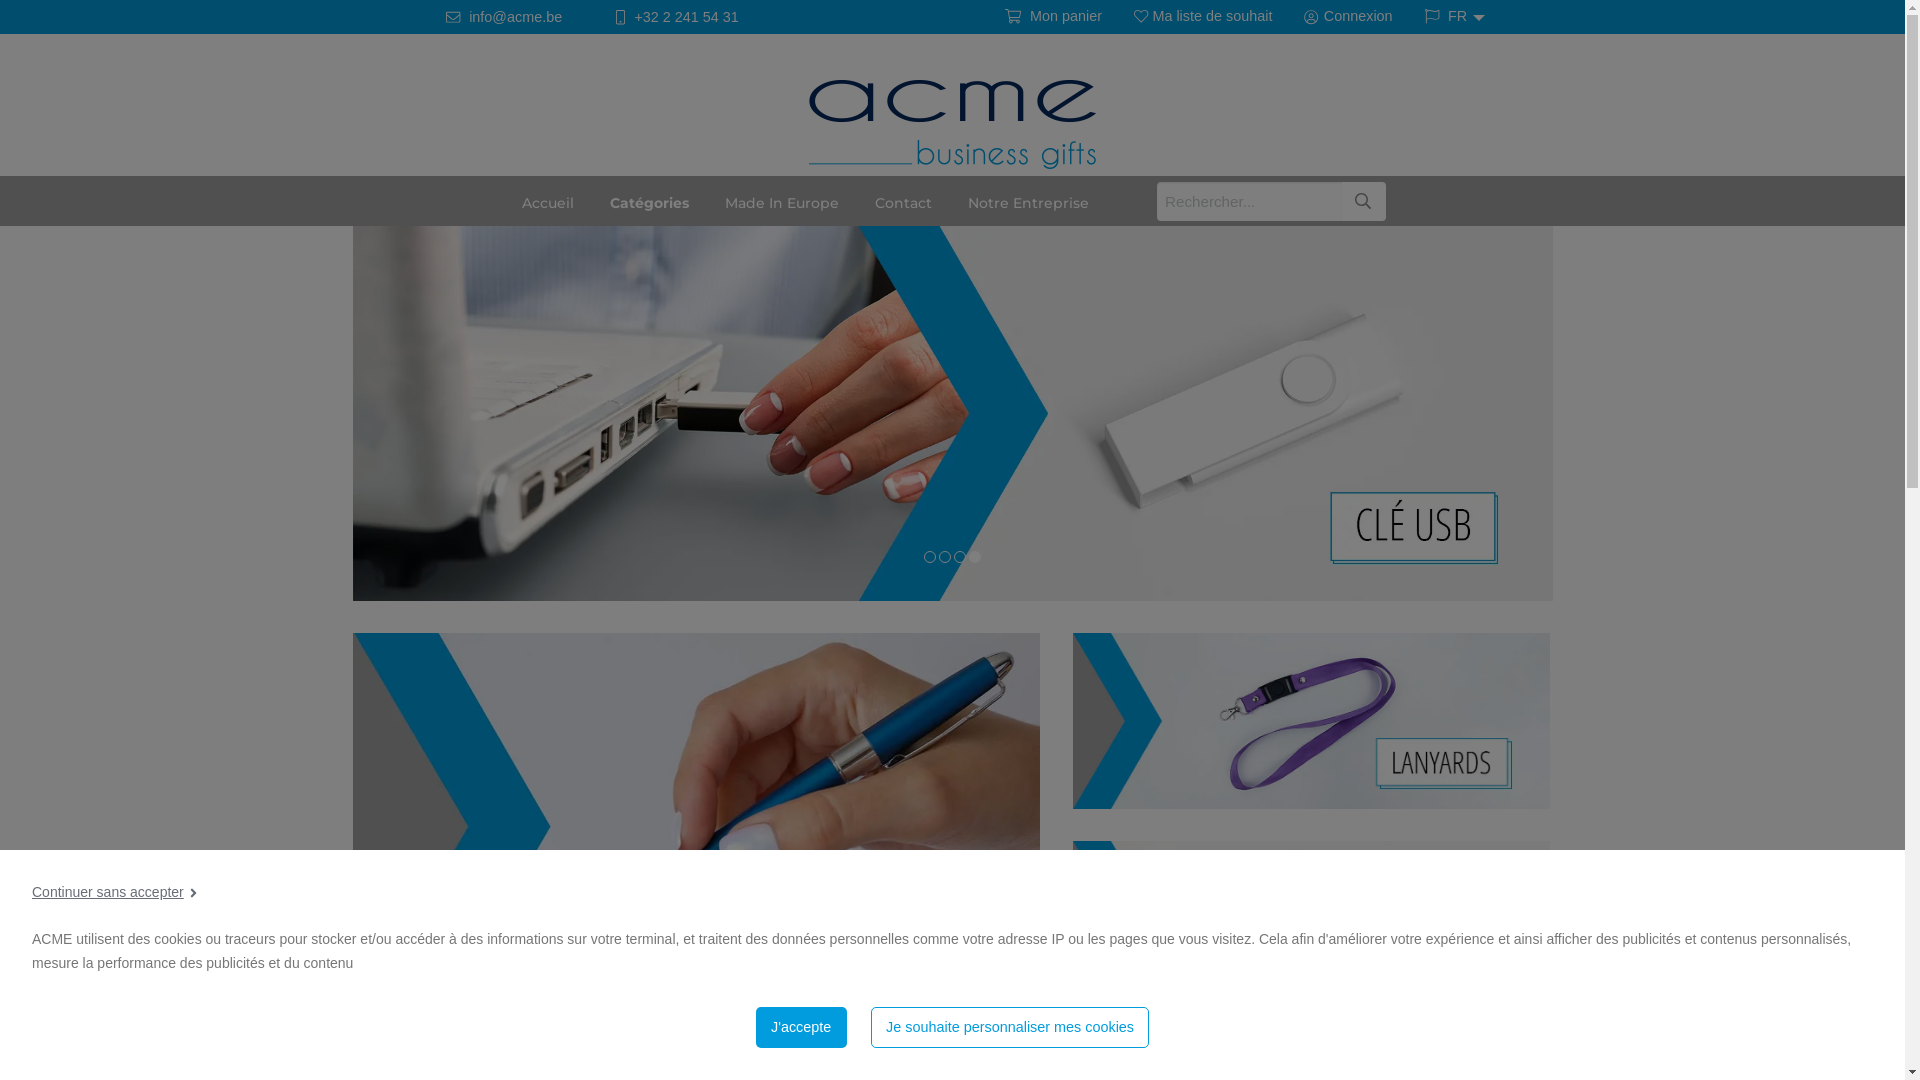 The image size is (1920, 1080). I want to click on '+32 2 241 54 31', so click(676, 17).